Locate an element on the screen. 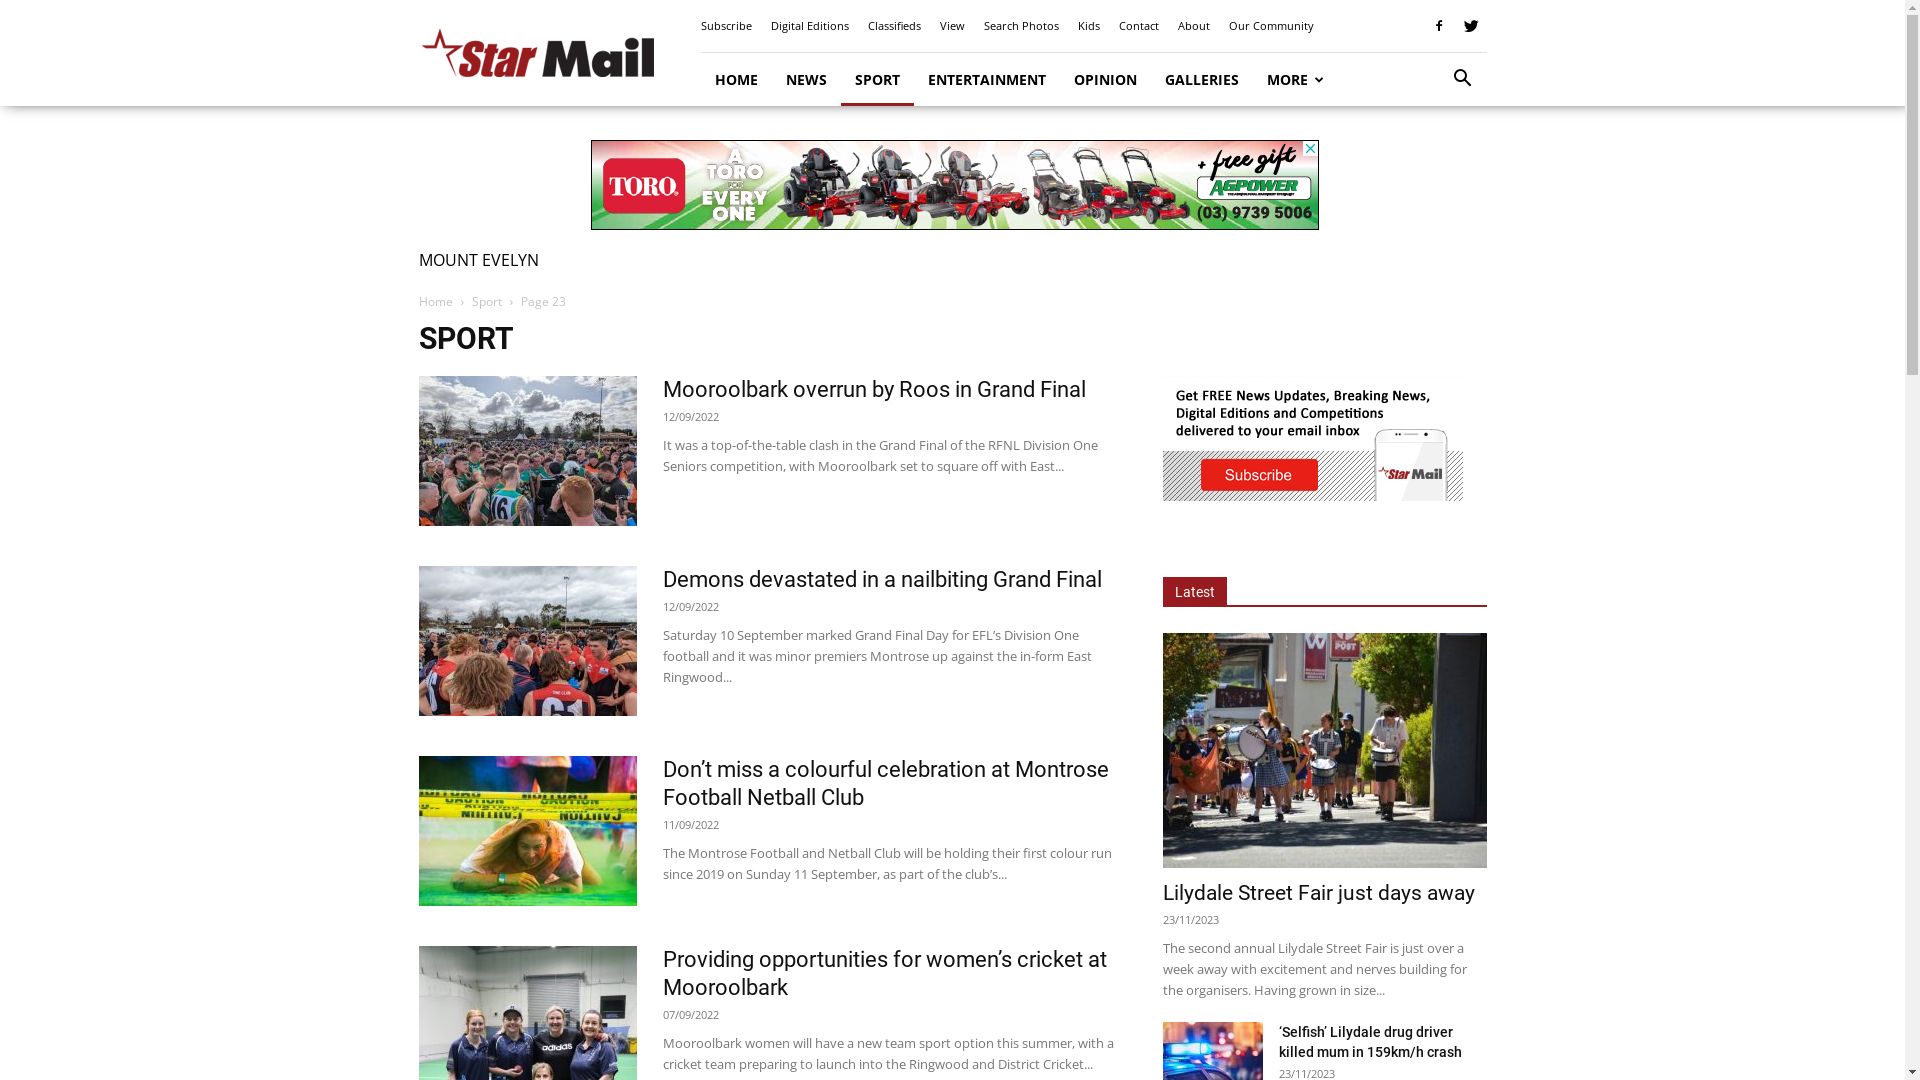 The height and width of the screenshot is (1080, 1920). 'Classifieds' is located at coordinates (893, 25).